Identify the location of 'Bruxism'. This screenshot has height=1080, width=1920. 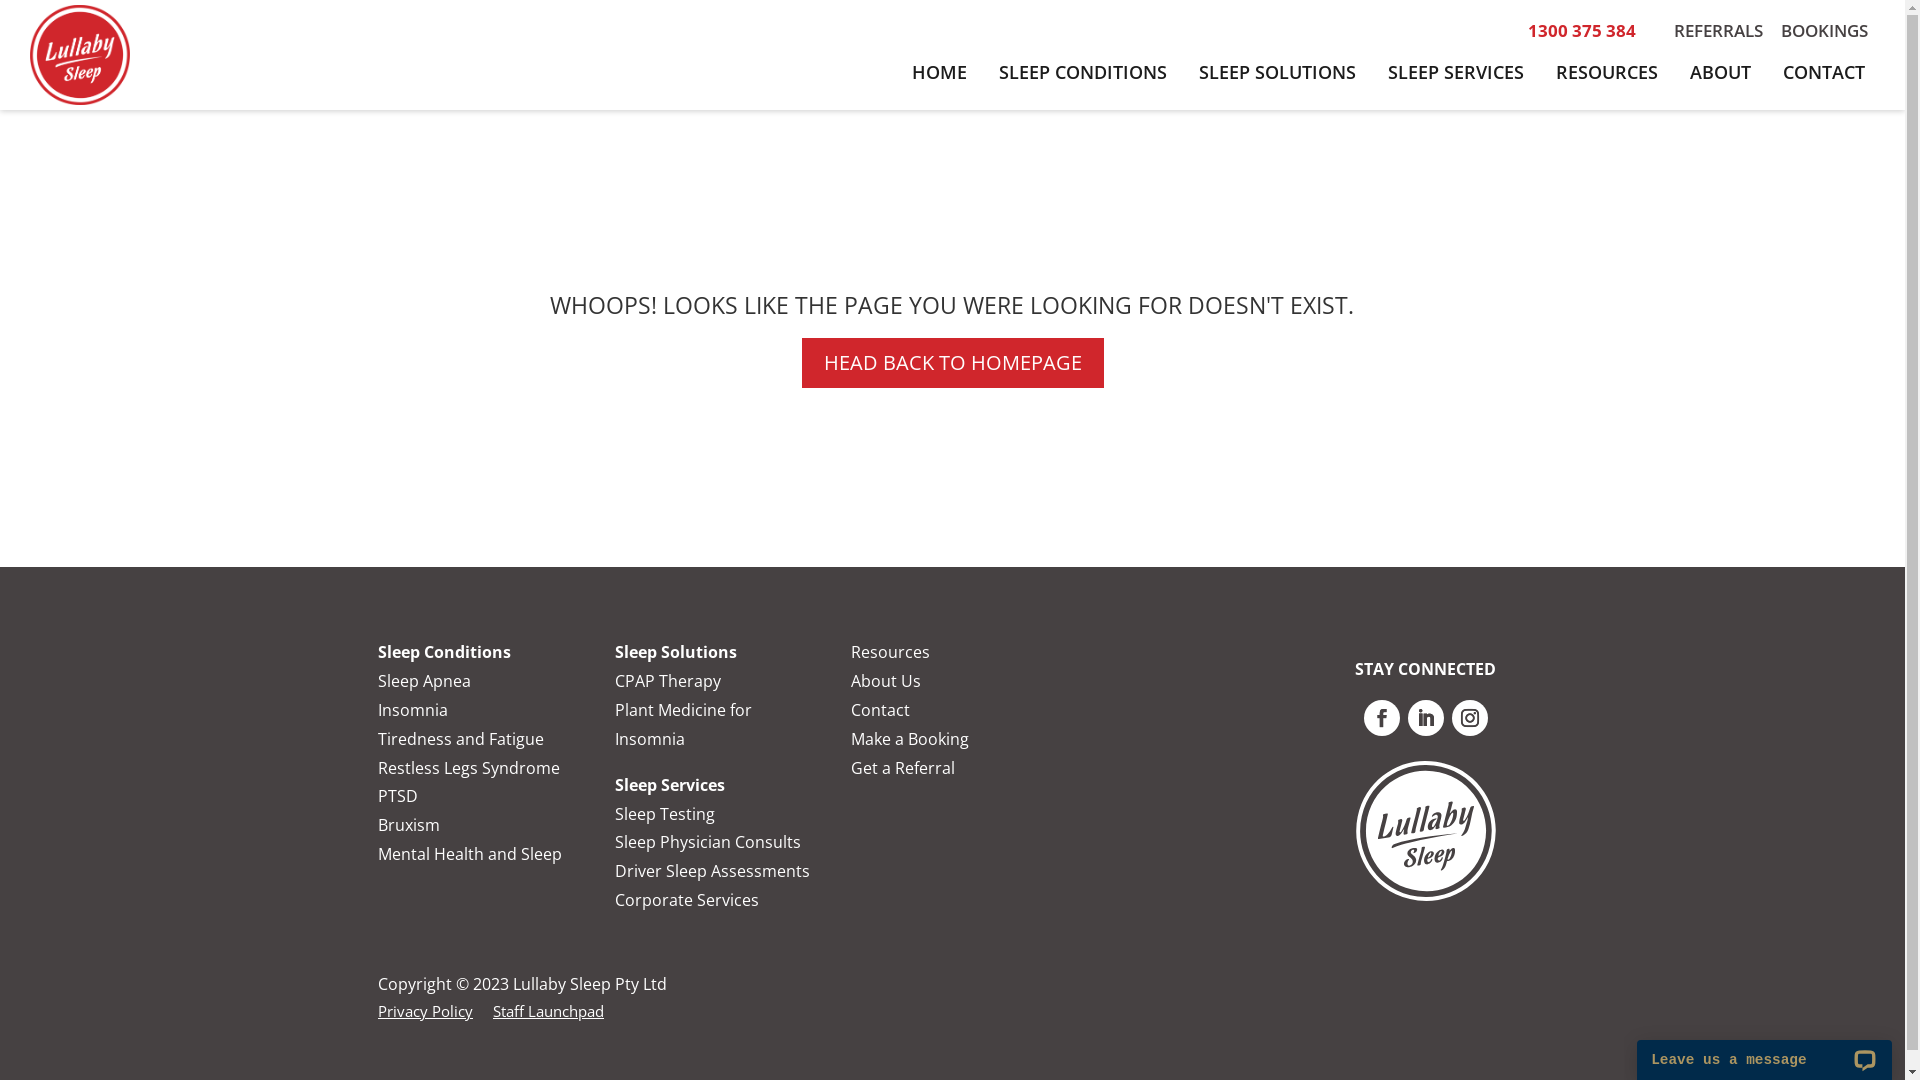
(407, 825).